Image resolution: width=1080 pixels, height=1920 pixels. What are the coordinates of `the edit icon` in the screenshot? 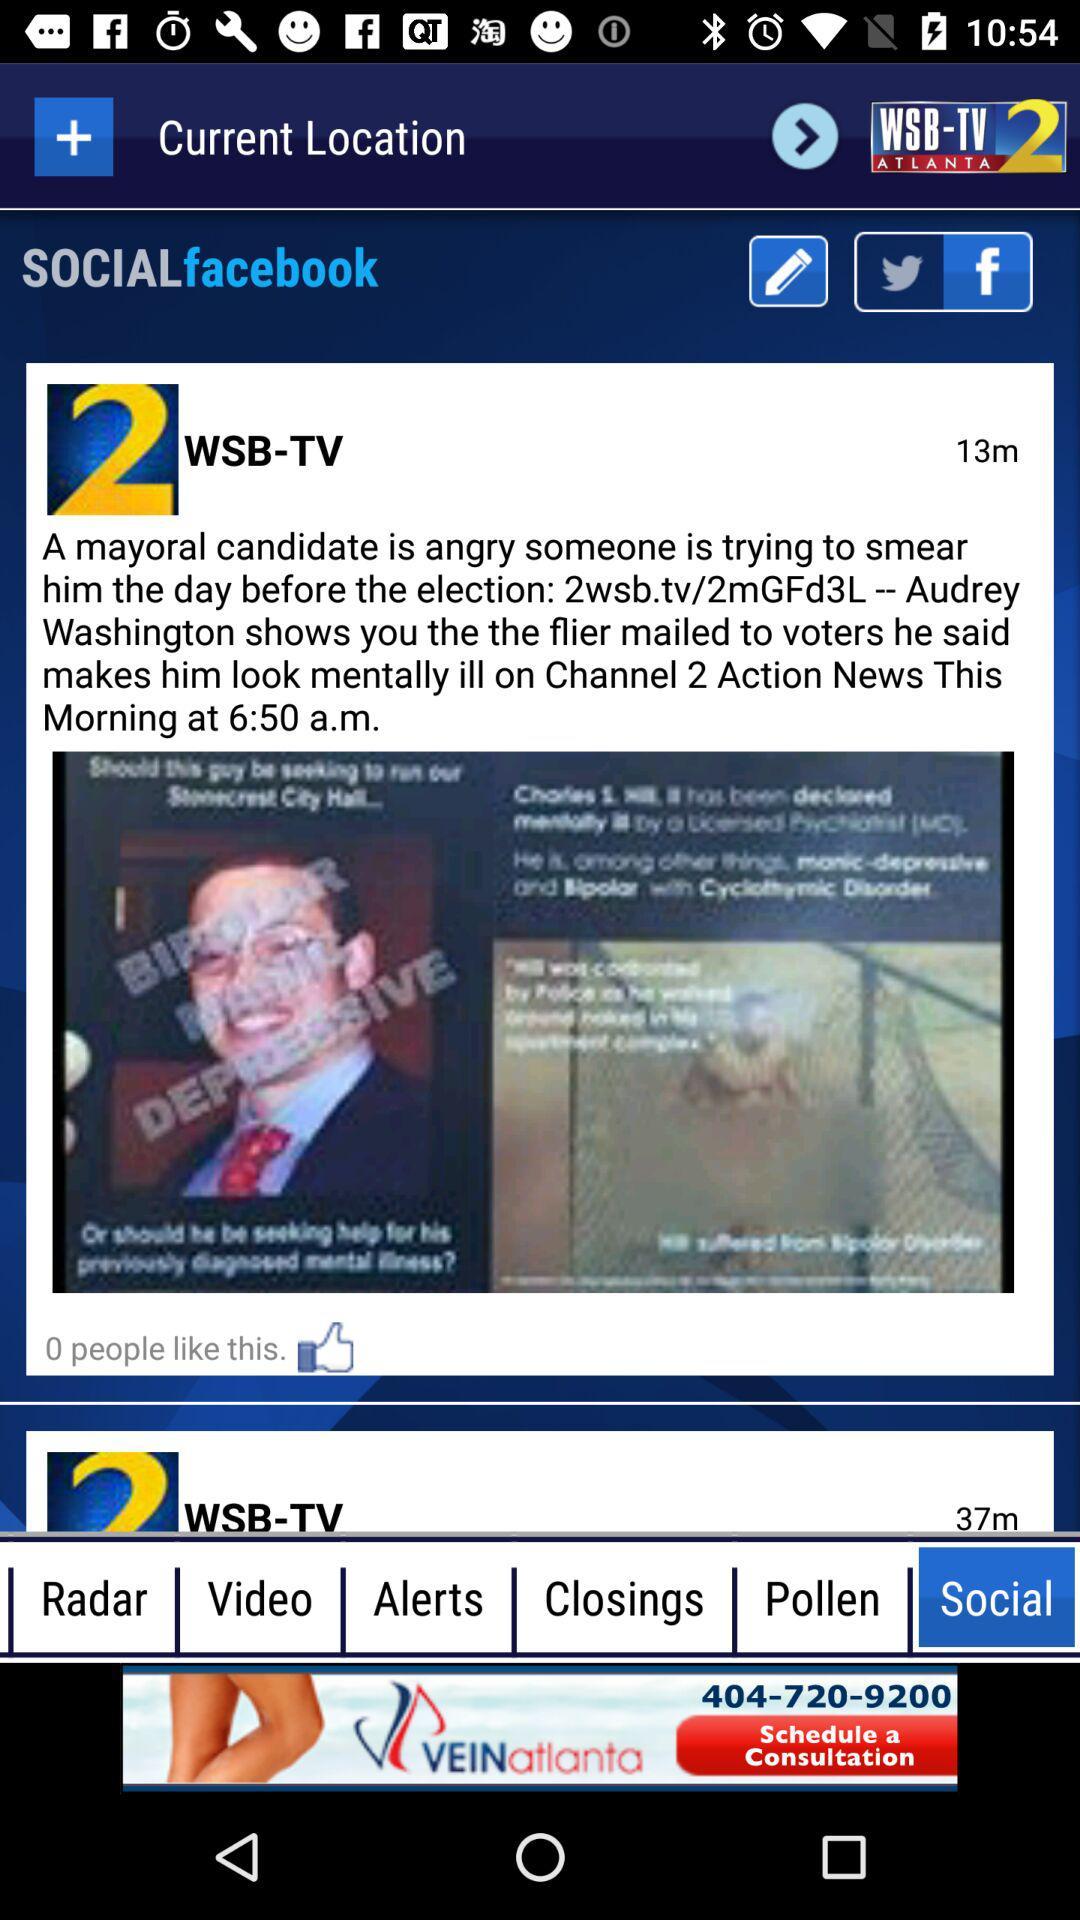 It's located at (787, 270).